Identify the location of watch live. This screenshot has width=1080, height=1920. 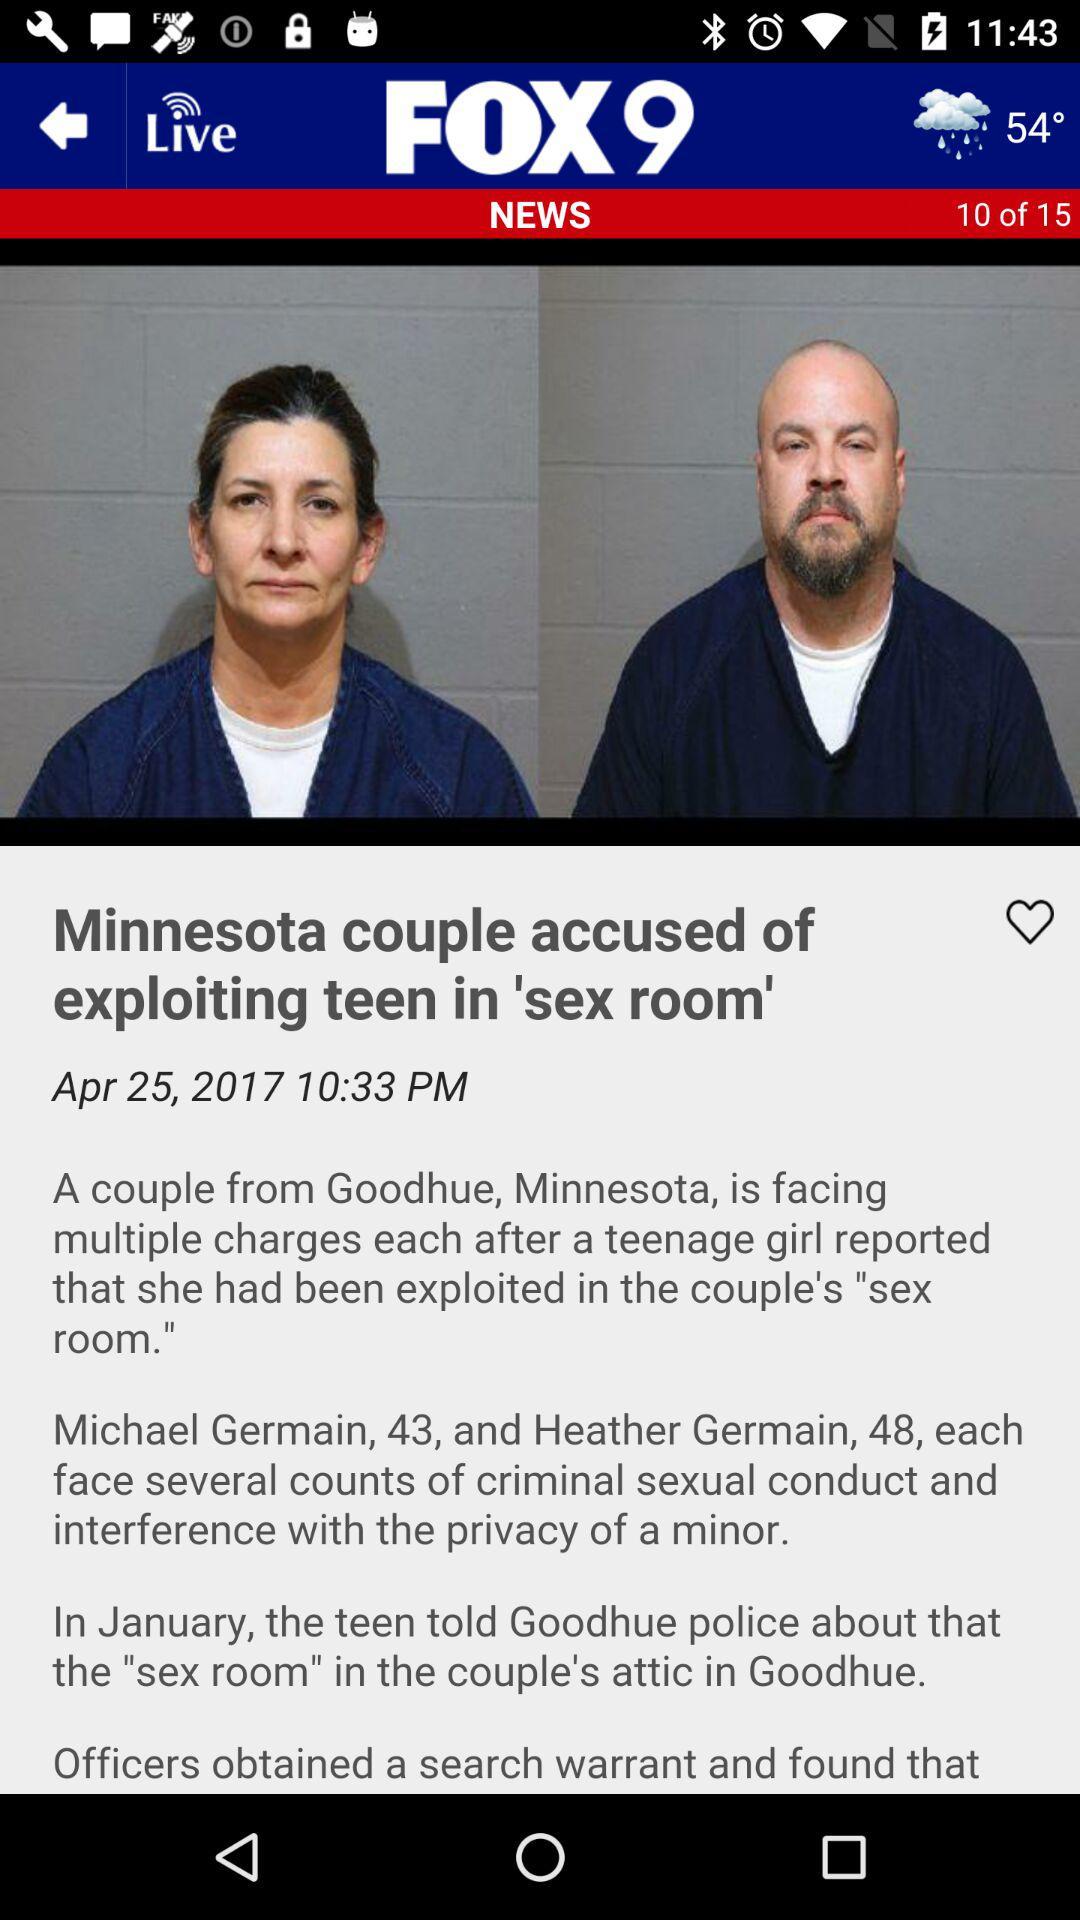
(189, 124).